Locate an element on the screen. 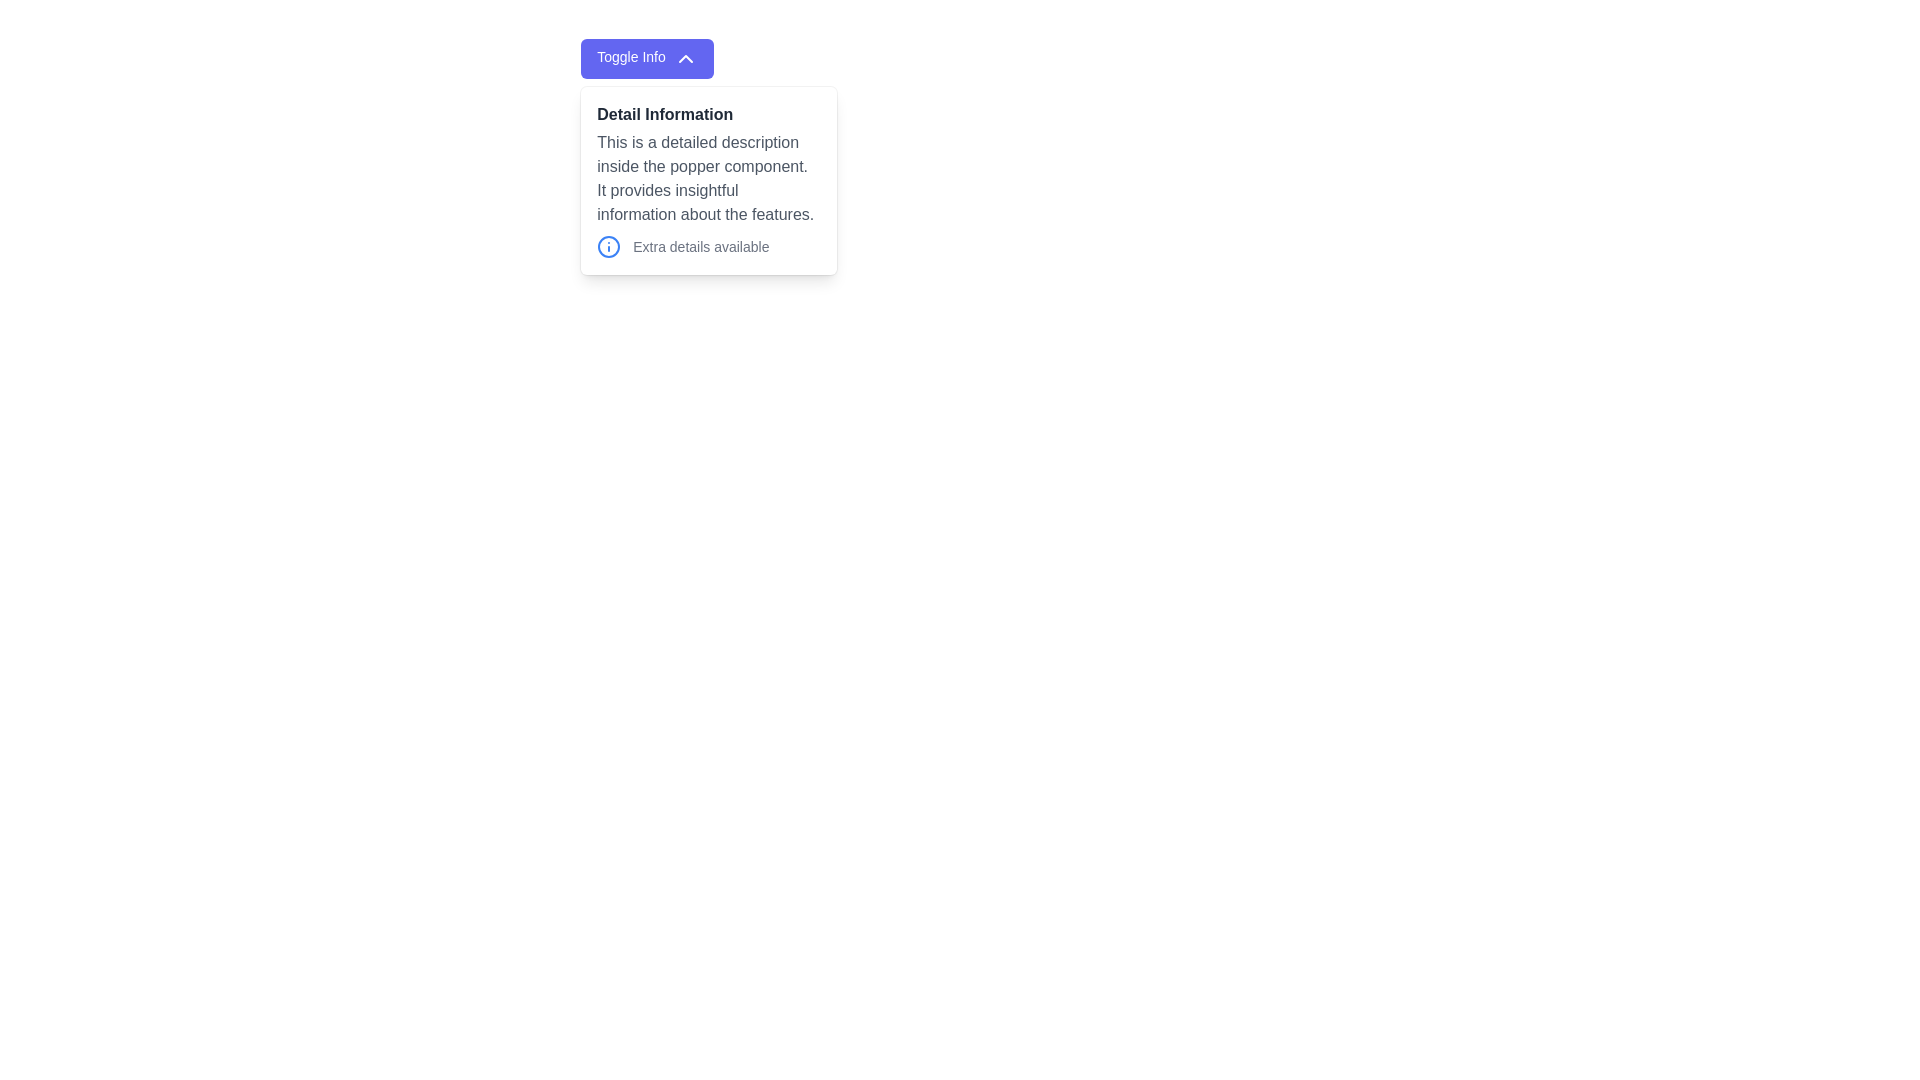 The image size is (1920, 1080). the informational text element with a blue 'info' icon and gray text reading 'Extra details available' is located at coordinates (709, 245).